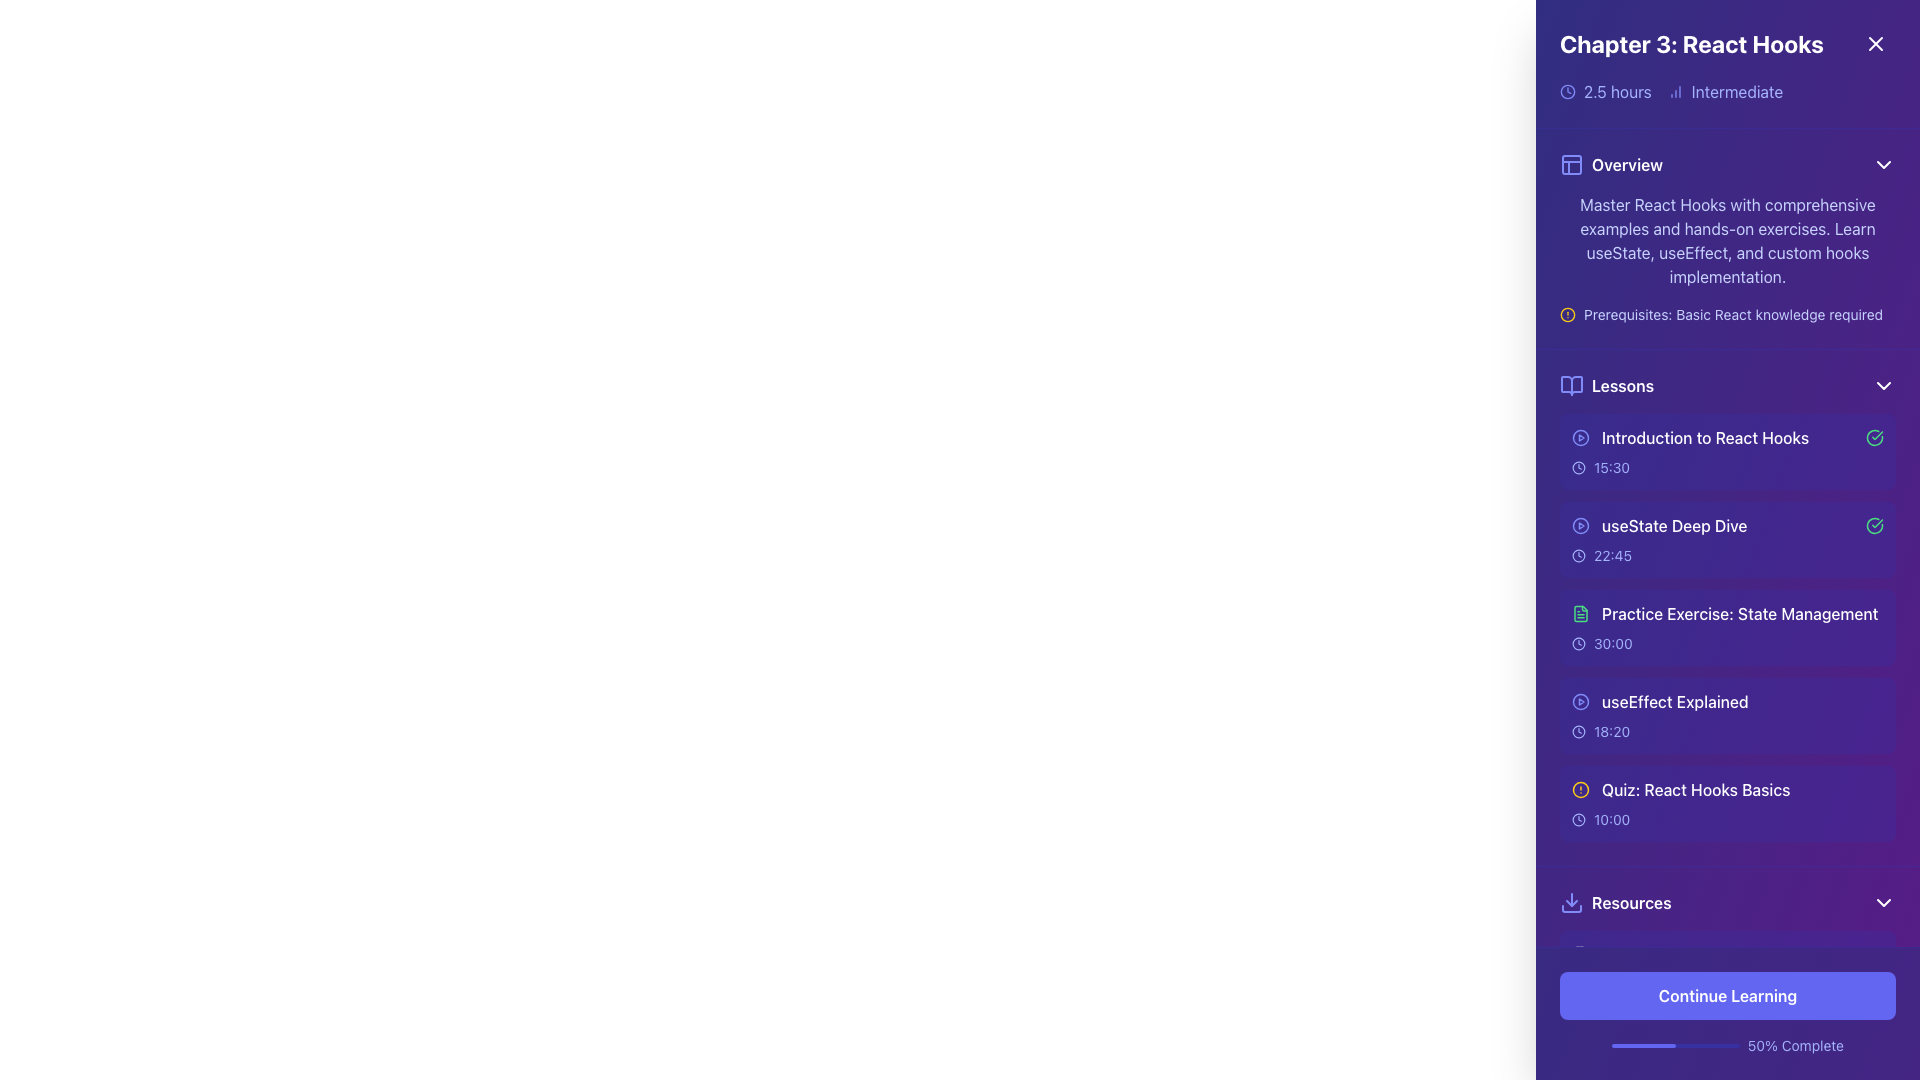 This screenshot has height=1080, width=1920. I want to click on the interactive circle SVG element that highlights the lesson labeled 'Quiz: React Hooks Basics', so click(1579, 789).